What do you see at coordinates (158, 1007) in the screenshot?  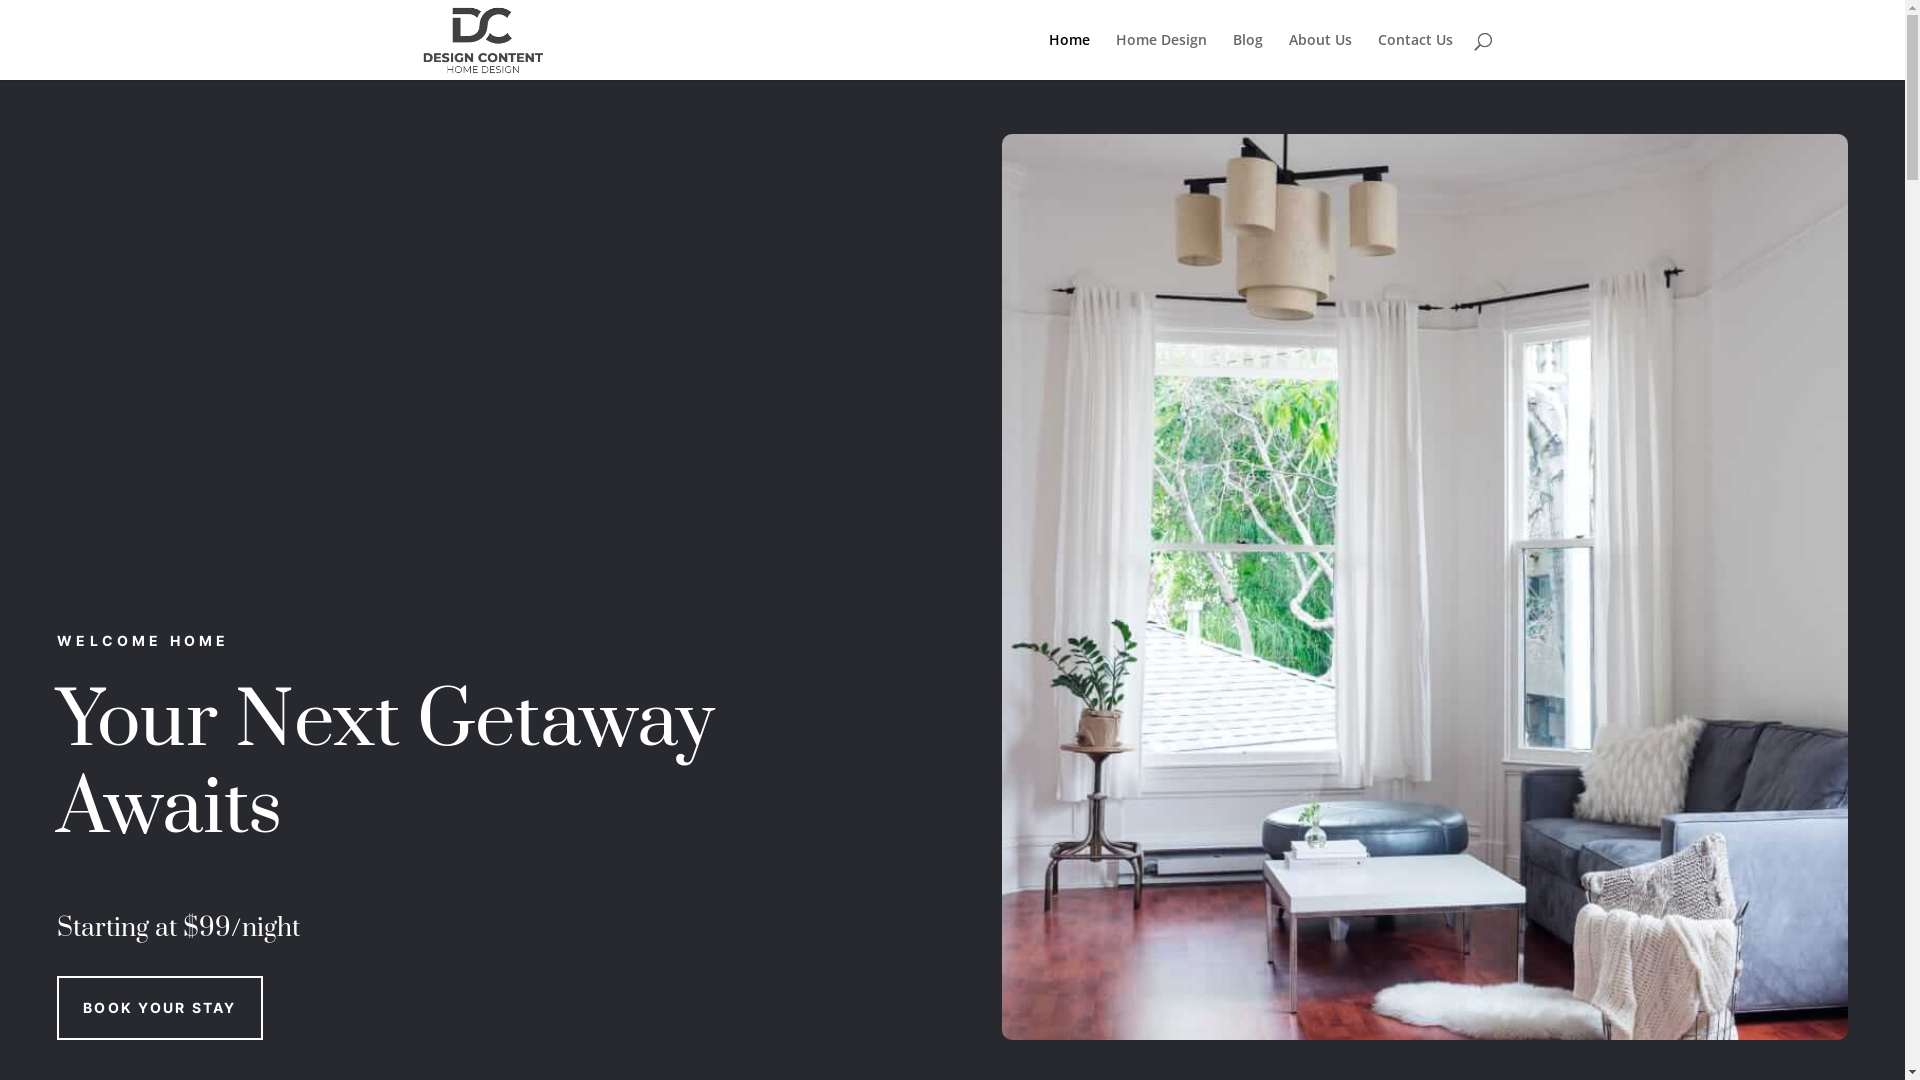 I see `'BOOK YOUR STAY'` at bounding box center [158, 1007].